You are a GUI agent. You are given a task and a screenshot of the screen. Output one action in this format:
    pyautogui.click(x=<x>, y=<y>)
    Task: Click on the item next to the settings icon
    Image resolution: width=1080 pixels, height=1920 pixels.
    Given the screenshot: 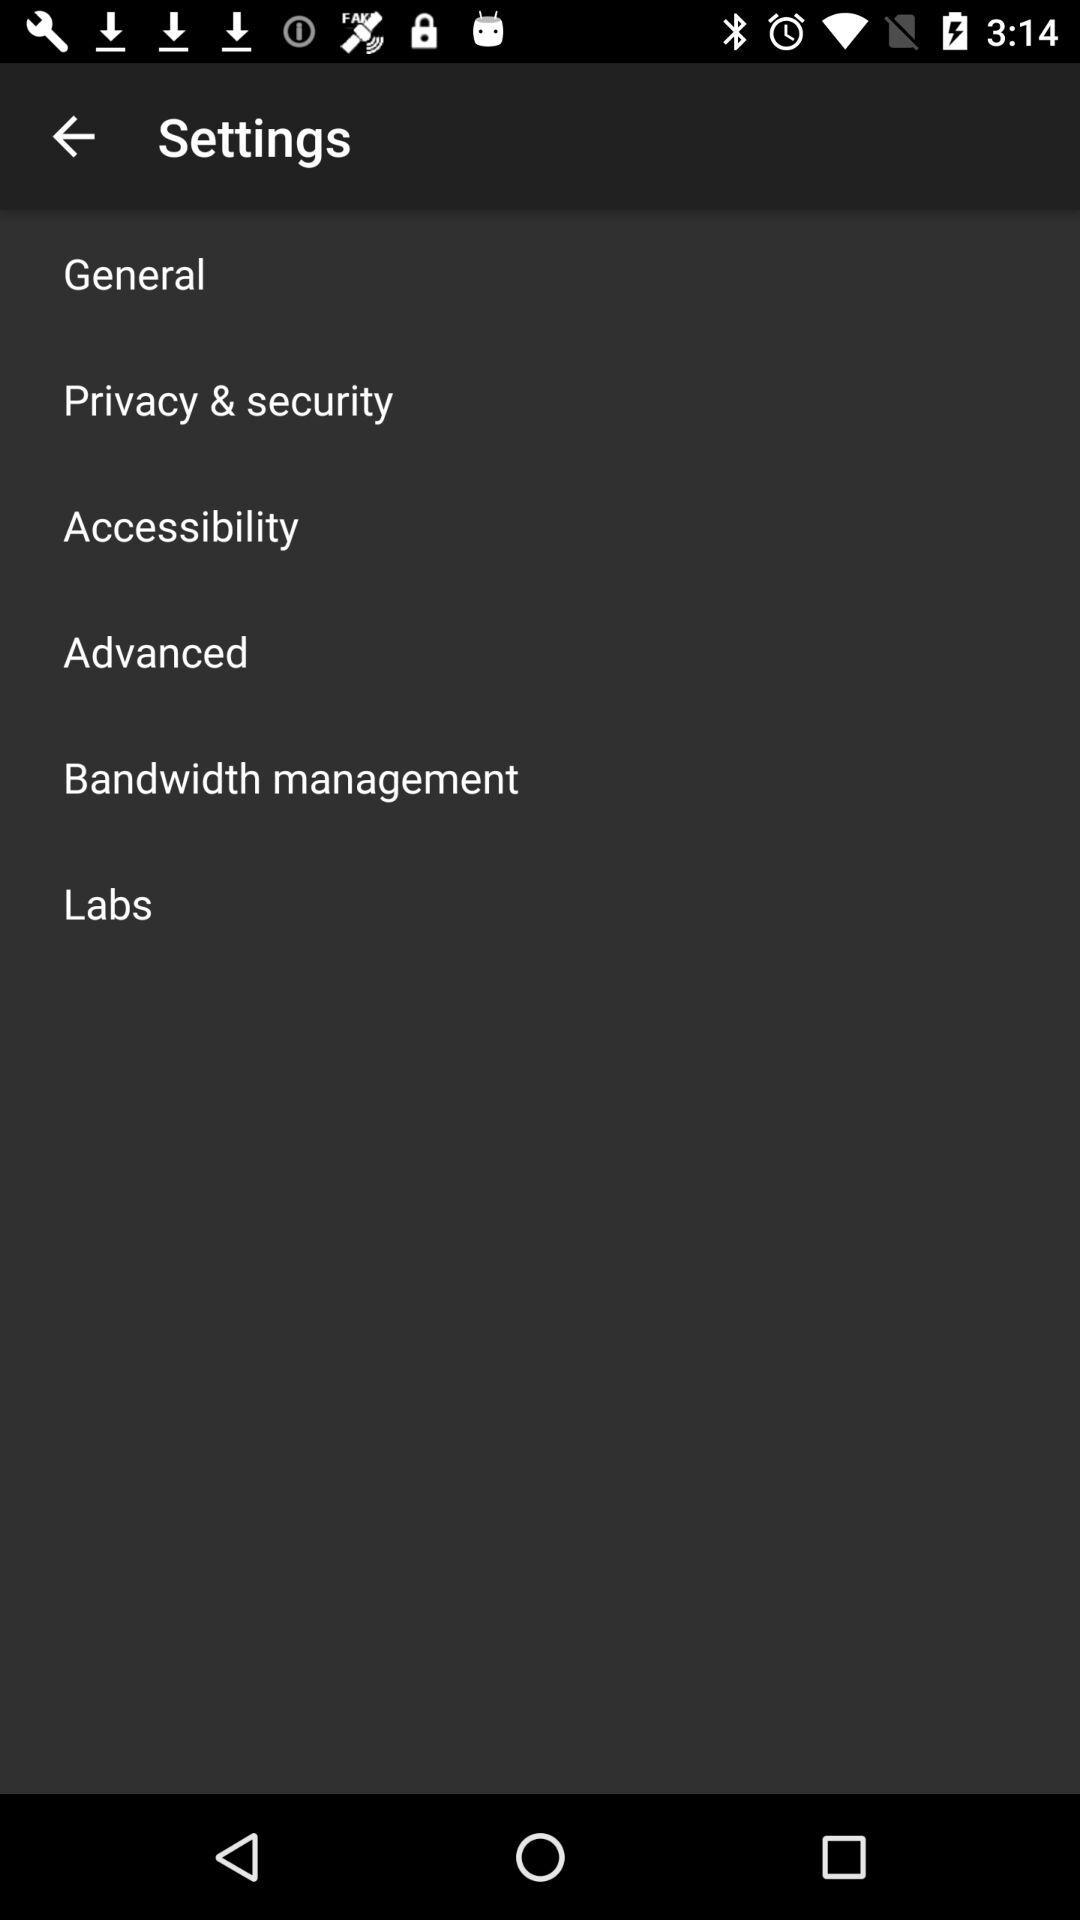 What is the action you would take?
    pyautogui.click(x=72, y=135)
    